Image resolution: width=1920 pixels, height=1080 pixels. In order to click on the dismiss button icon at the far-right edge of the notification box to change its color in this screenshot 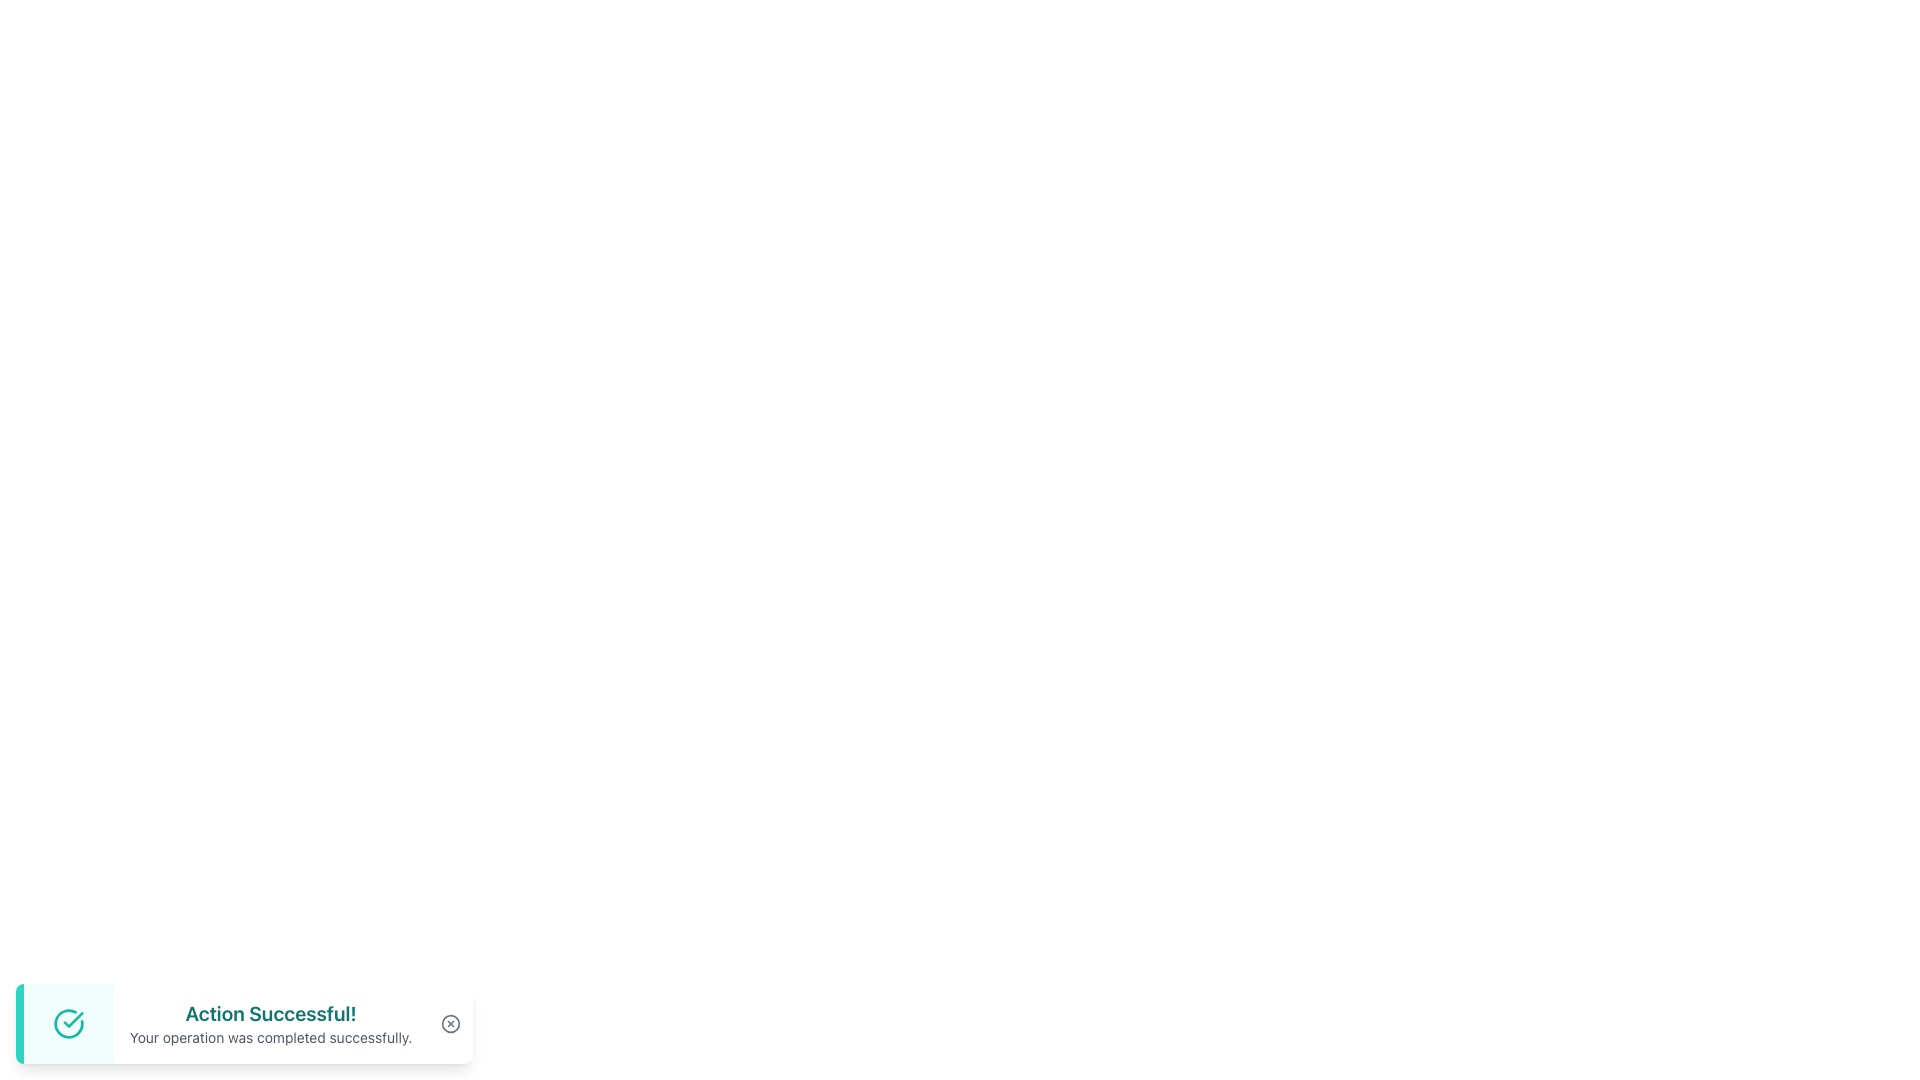, I will do `click(449, 1023)`.